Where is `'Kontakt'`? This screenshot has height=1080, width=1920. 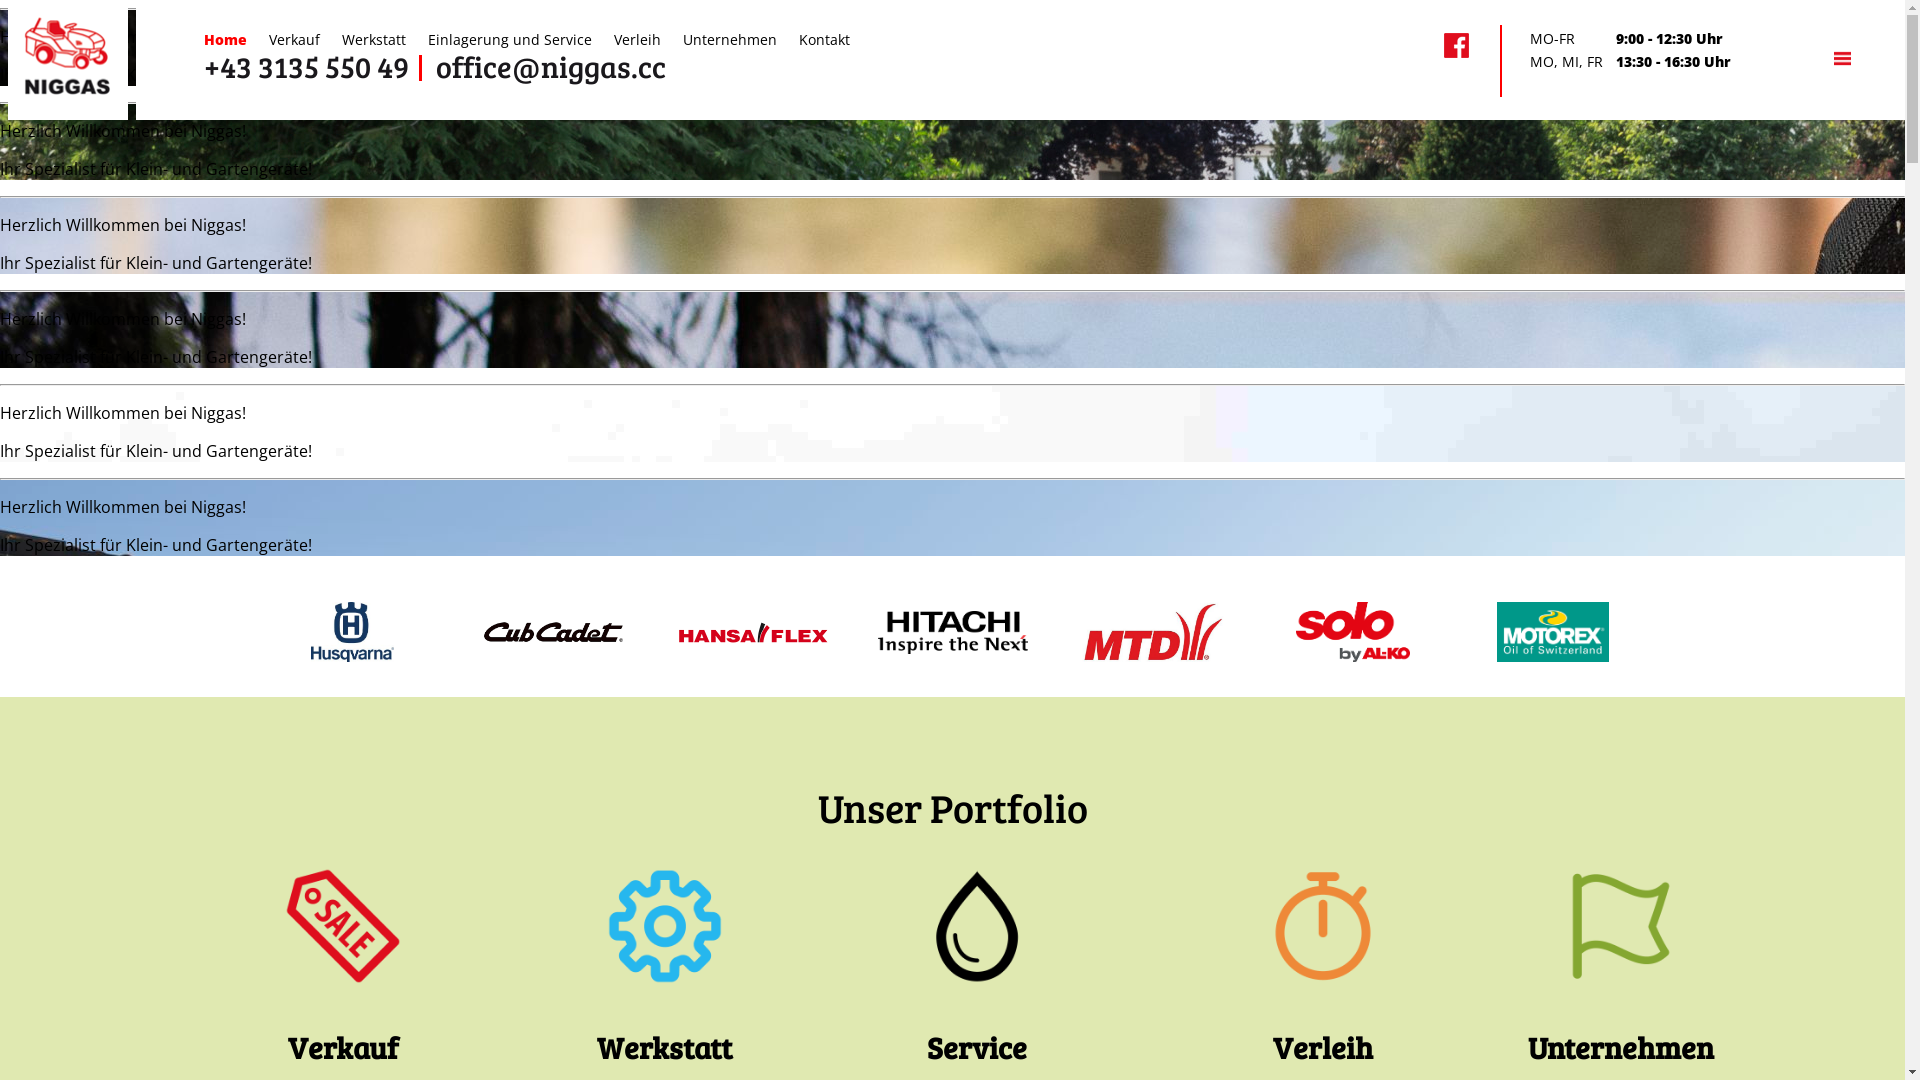
'Kontakt' is located at coordinates (824, 39).